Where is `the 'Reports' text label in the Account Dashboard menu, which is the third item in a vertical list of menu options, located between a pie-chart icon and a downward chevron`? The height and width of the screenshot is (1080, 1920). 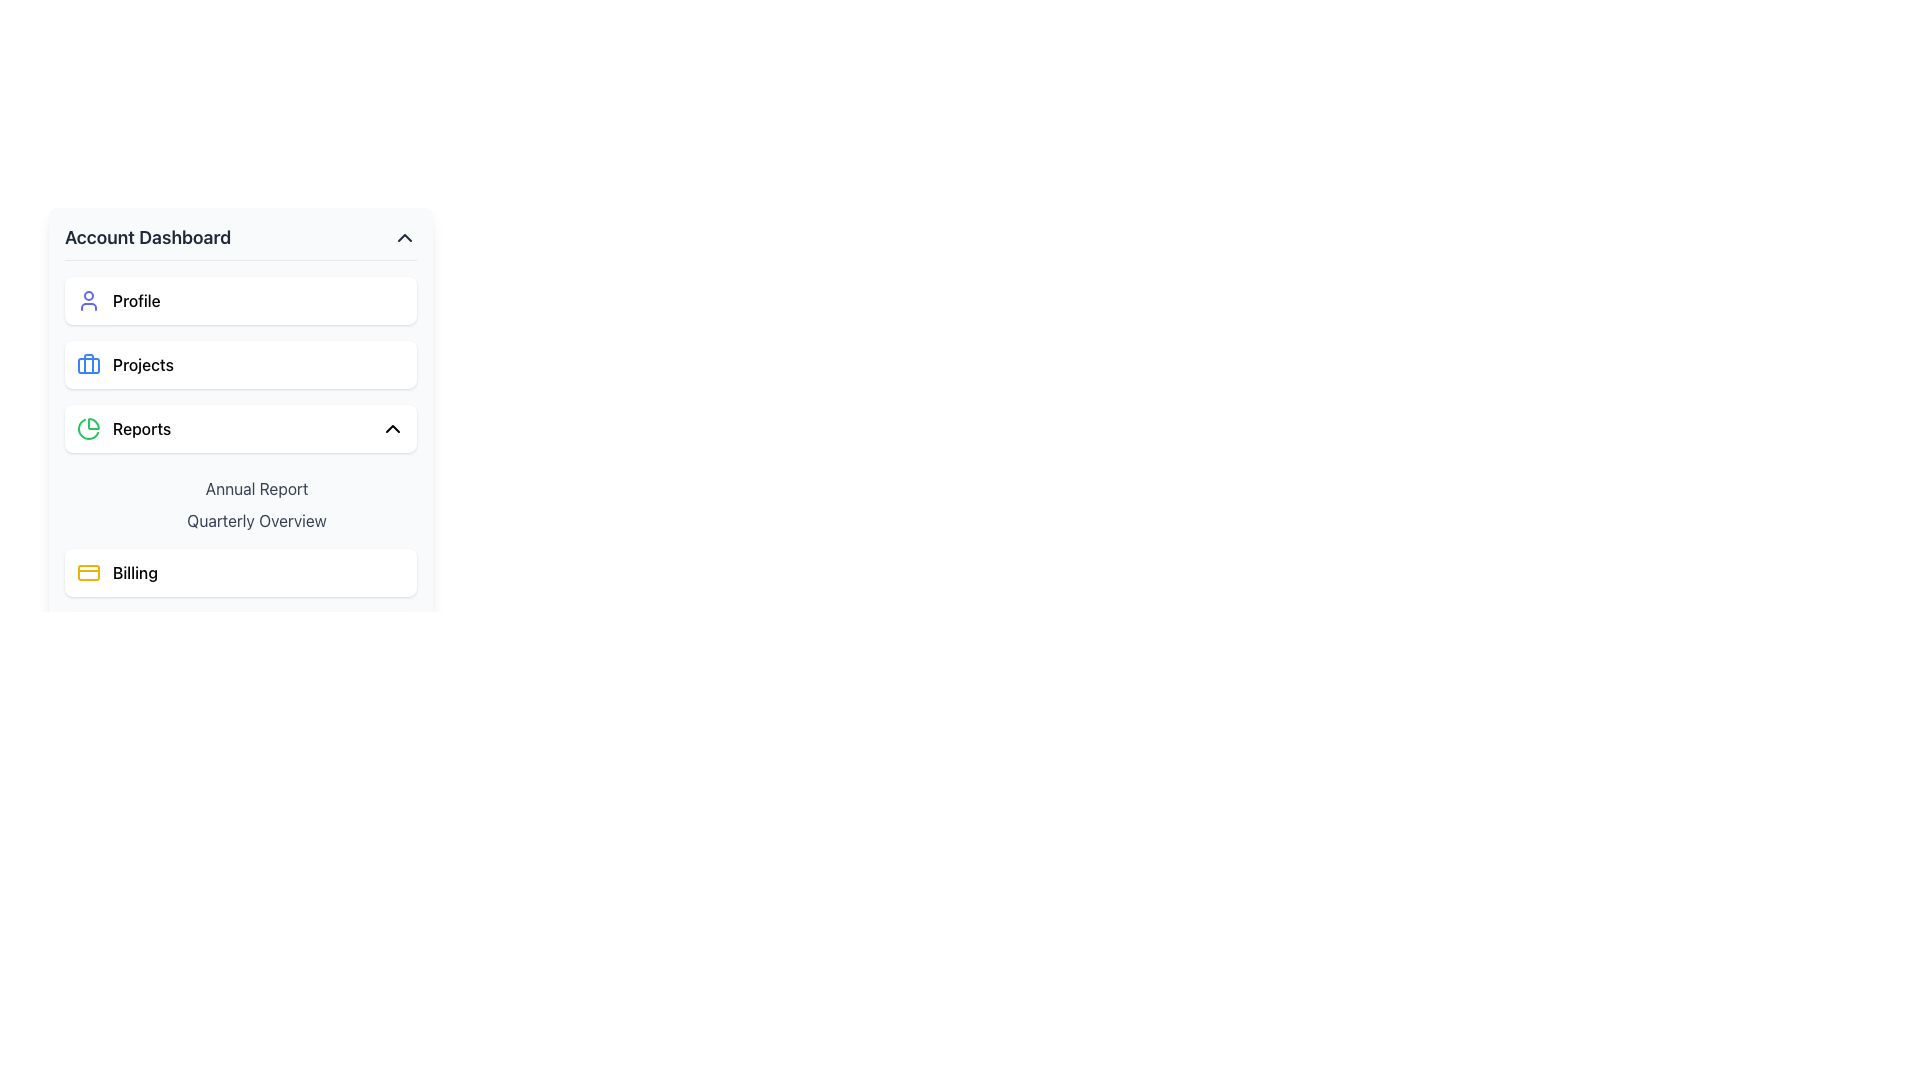
the 'Reports' text label in the Account Dashboard menu, which is the third item in a vertical list of menu options, located between a pie-chart icon and a downward chevron is located at coordinates (141, 427).